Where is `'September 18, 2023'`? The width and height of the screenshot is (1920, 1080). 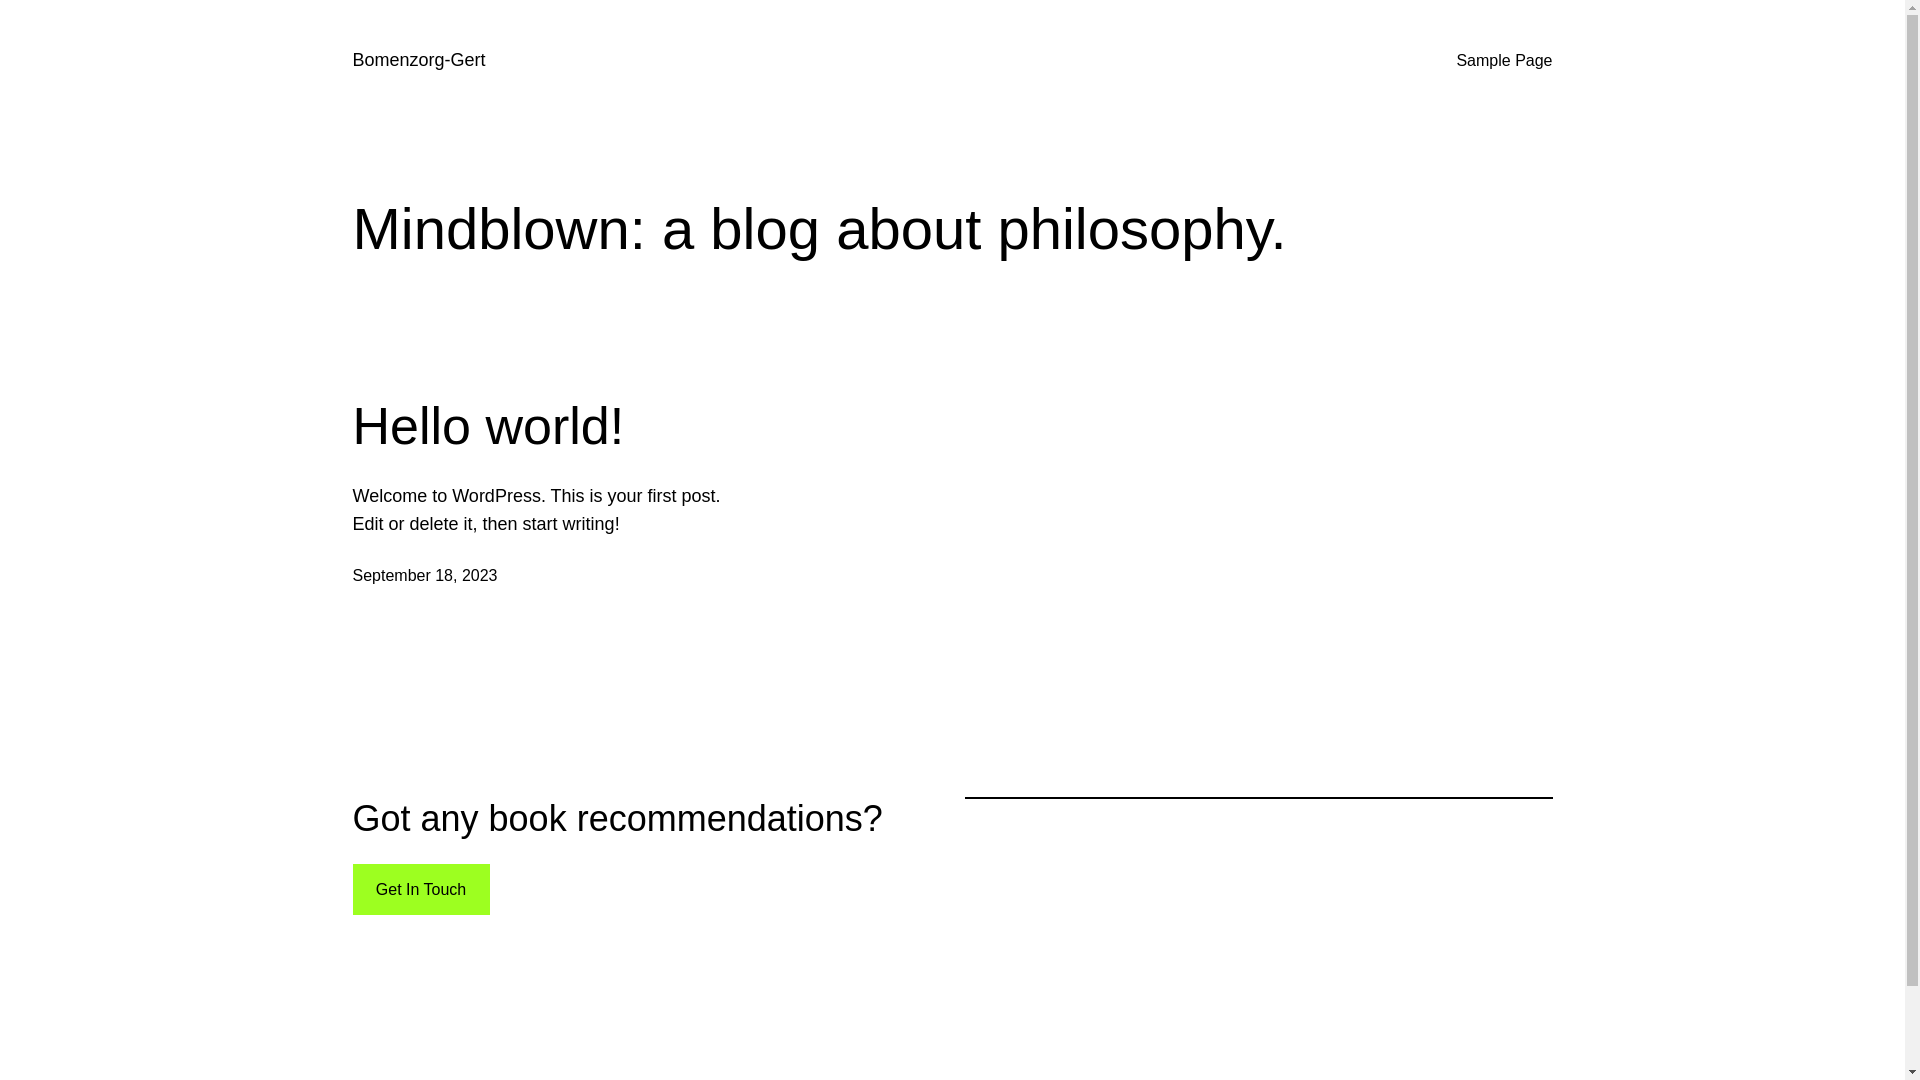 'September 18, 2023' is located at coordinates (351, 575).